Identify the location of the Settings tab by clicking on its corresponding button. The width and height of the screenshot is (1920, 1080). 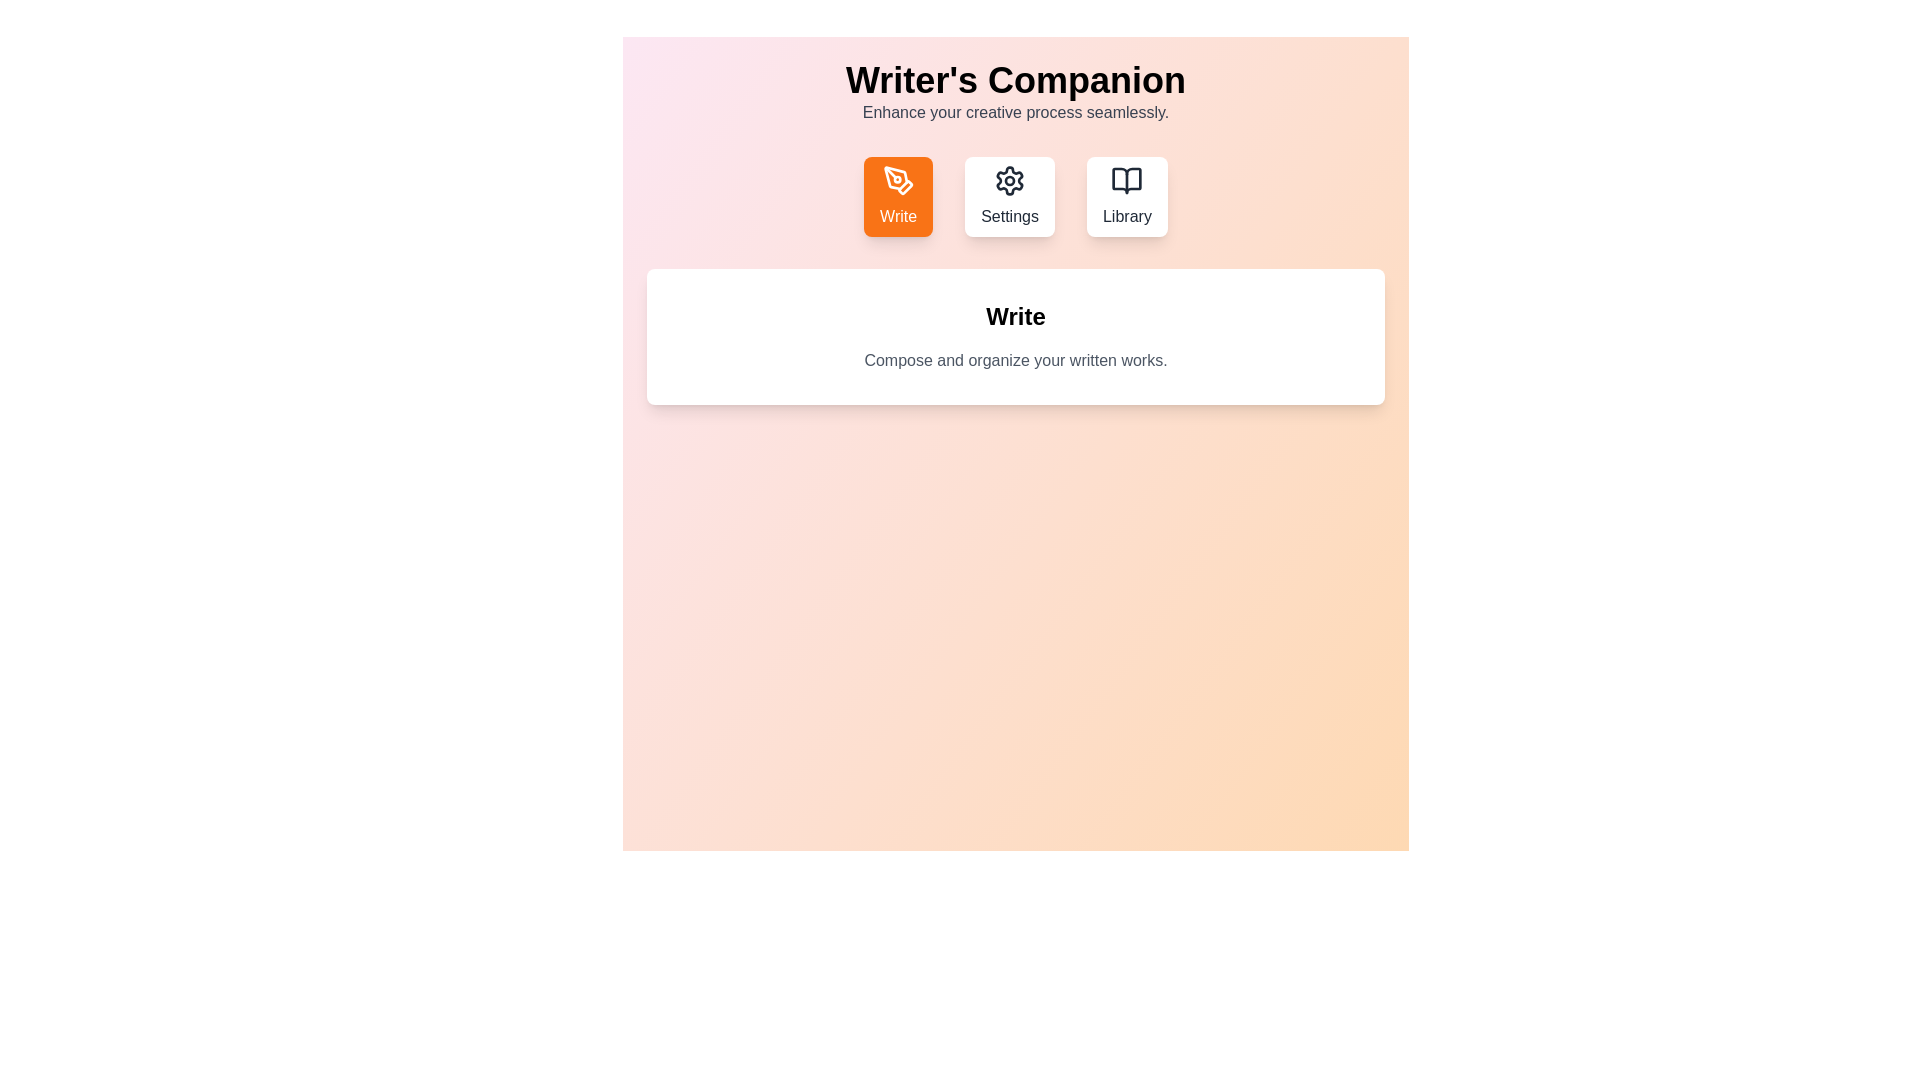
(1010, 196).